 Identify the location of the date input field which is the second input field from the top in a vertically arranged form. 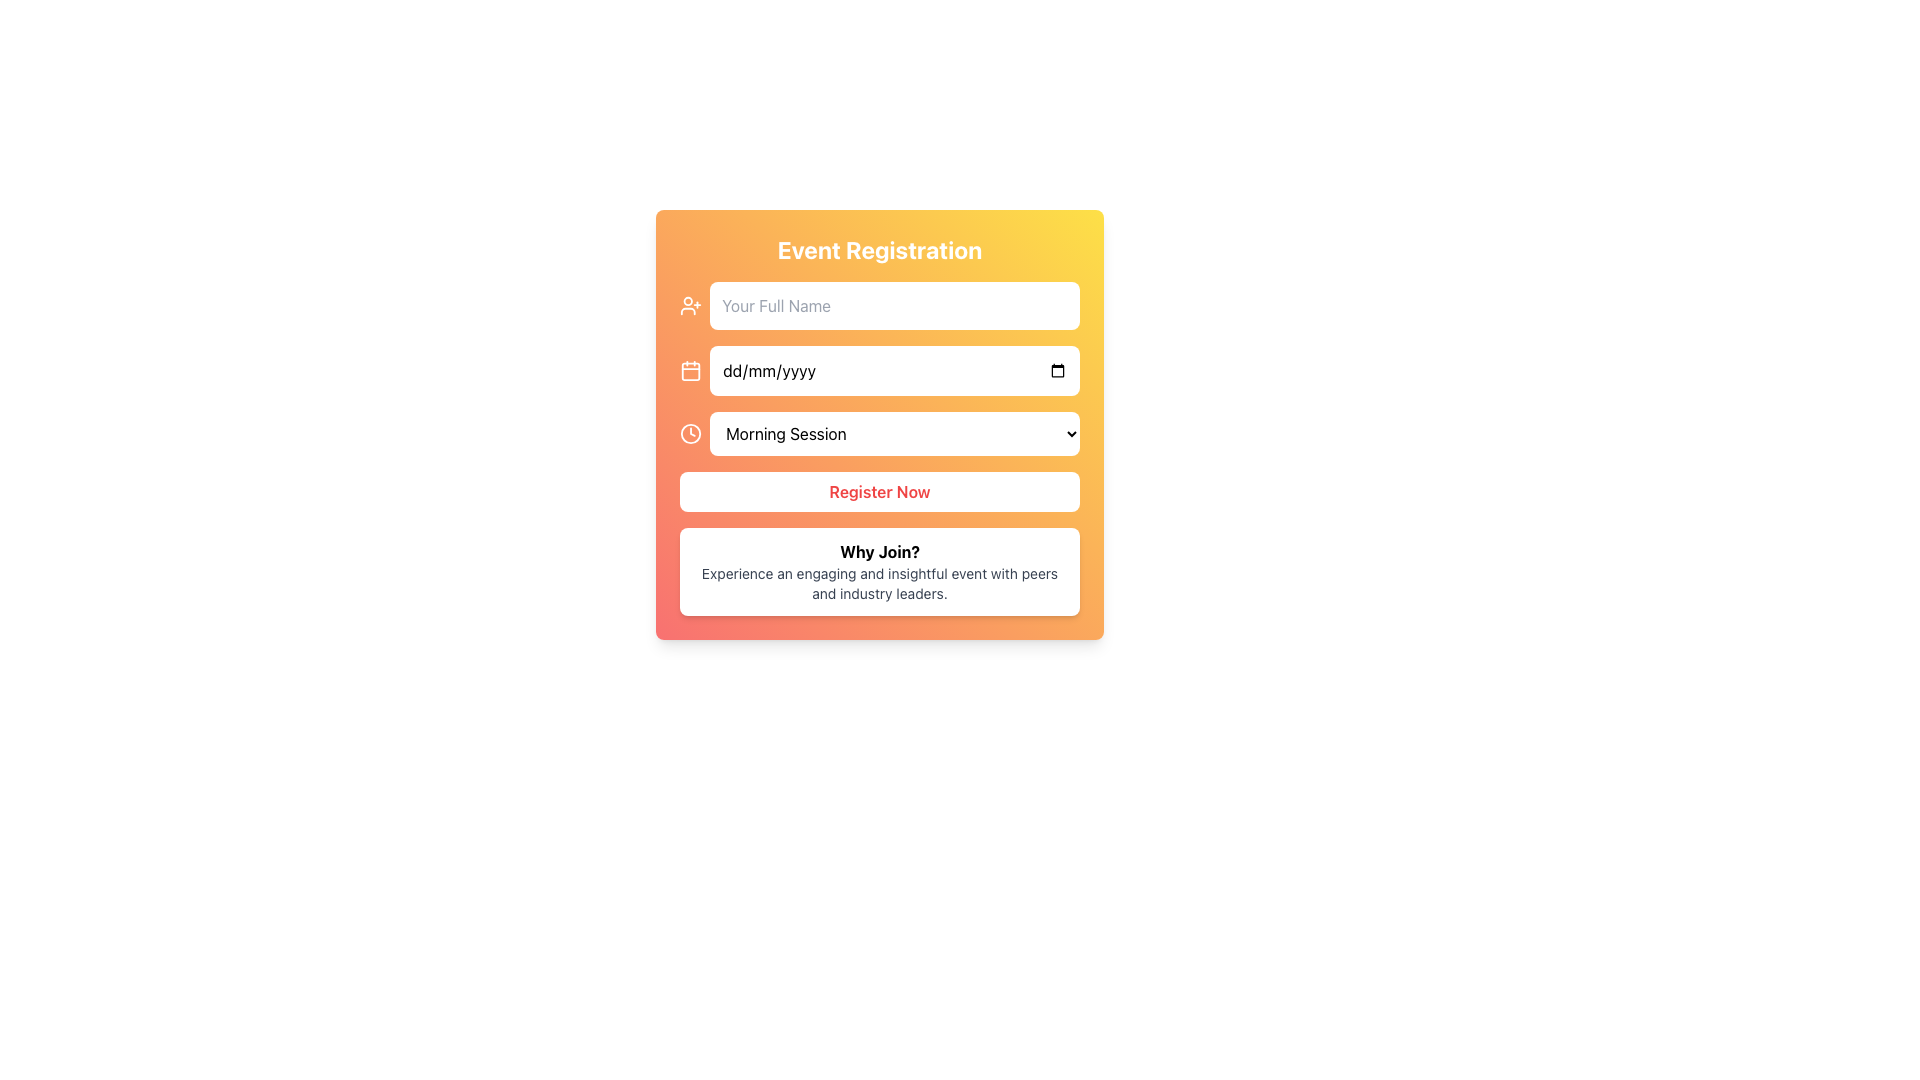
(894, 370).